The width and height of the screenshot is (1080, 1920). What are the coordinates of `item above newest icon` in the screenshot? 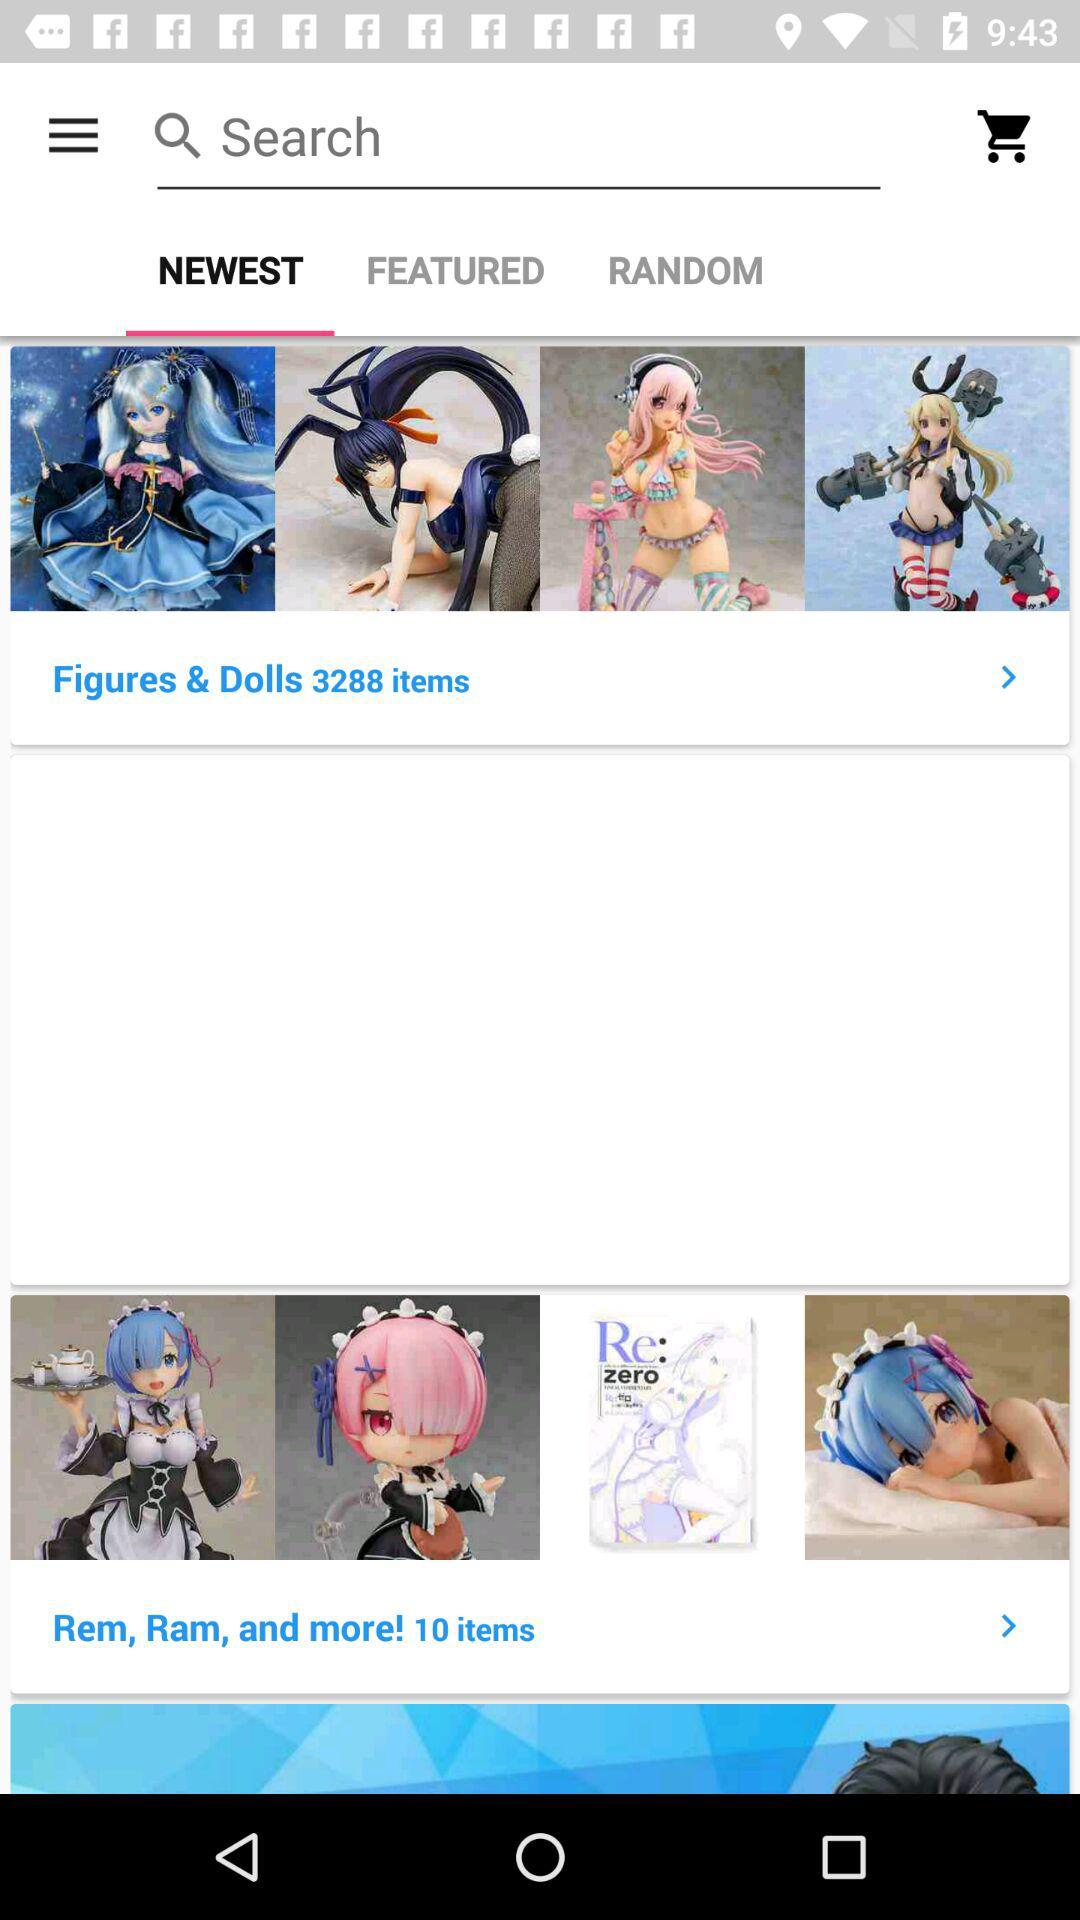 It's located at (518, 135).